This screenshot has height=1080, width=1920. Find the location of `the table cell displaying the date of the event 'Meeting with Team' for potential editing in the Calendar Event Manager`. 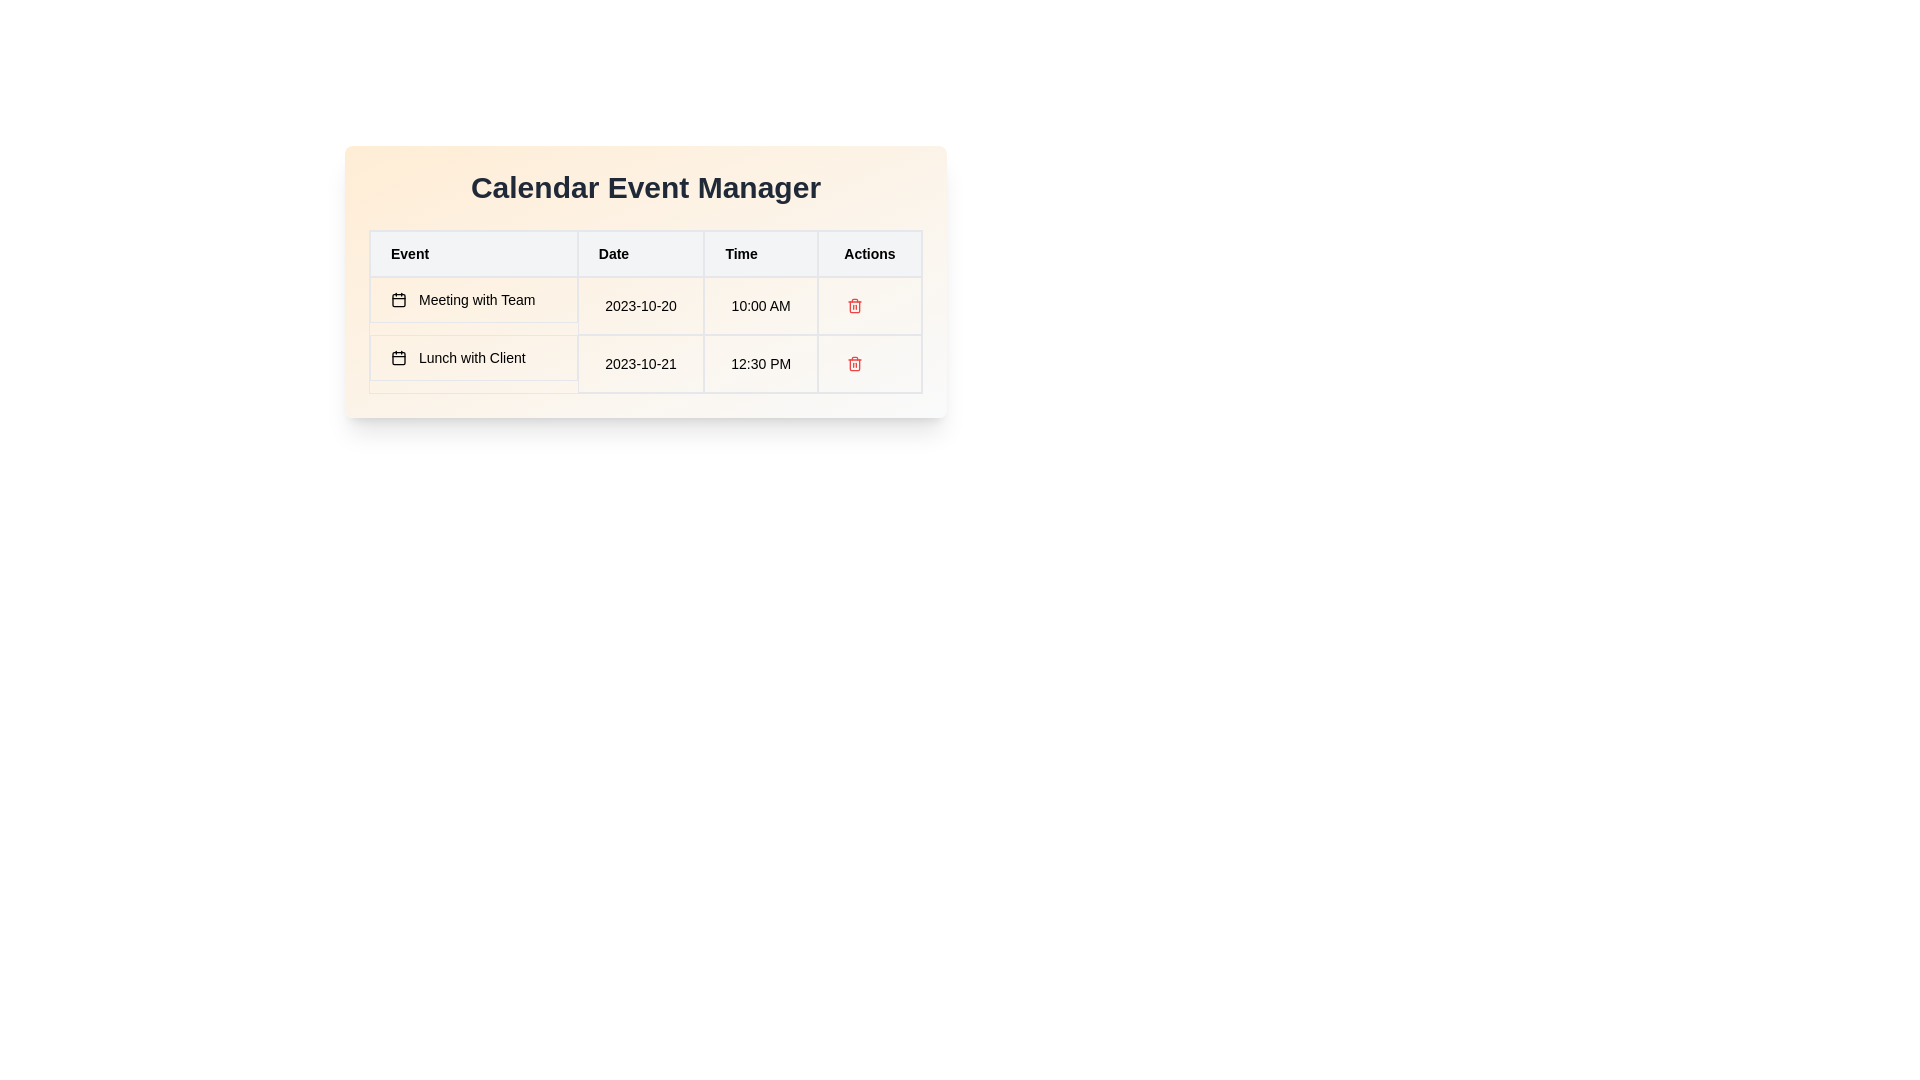

the table cell displaying the date of the event 'Meeting with Team' for potential editing in the Calendar Event Manager is located at coordinates (646, 281).